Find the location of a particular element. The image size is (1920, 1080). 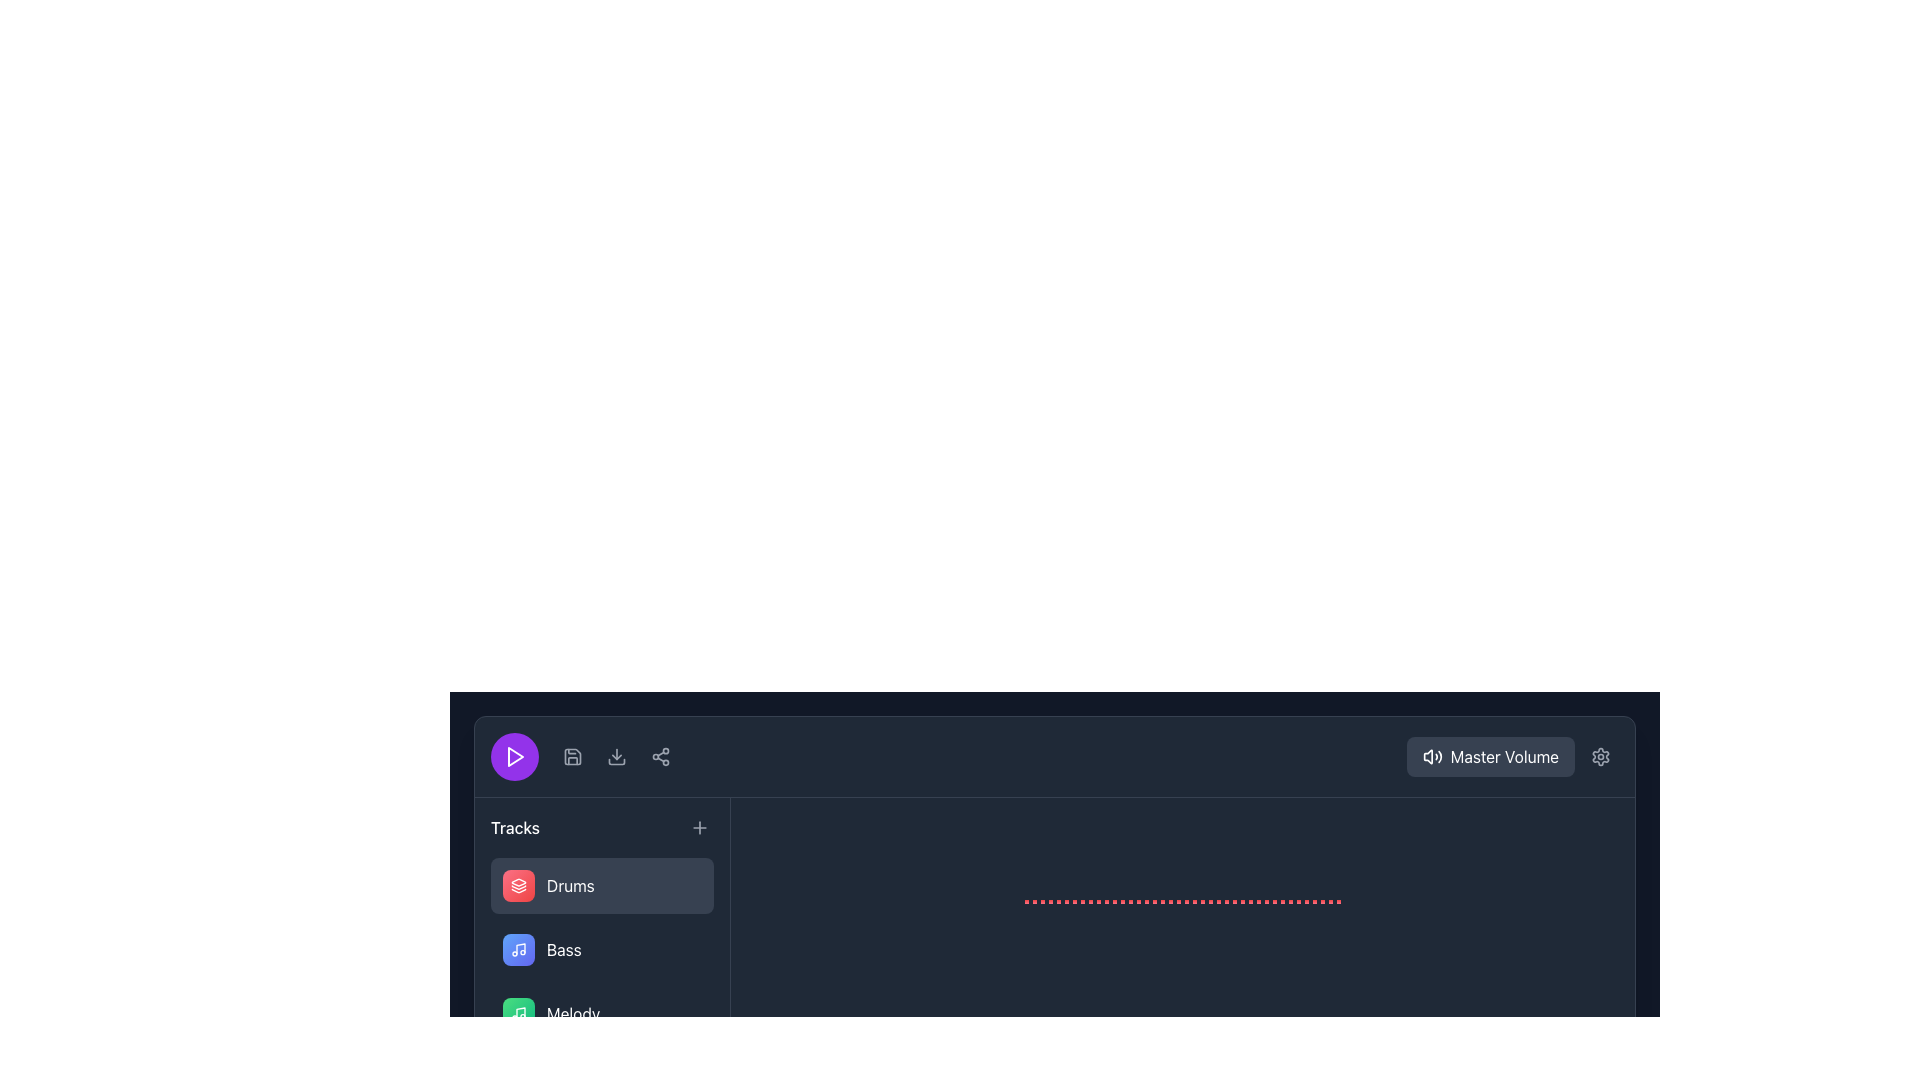

the label displaying 'Bass' with a music icon, which is positioned in the 'Tracks' section below 'Drums' and above 'Melody' is located at coordinates (542, 948).